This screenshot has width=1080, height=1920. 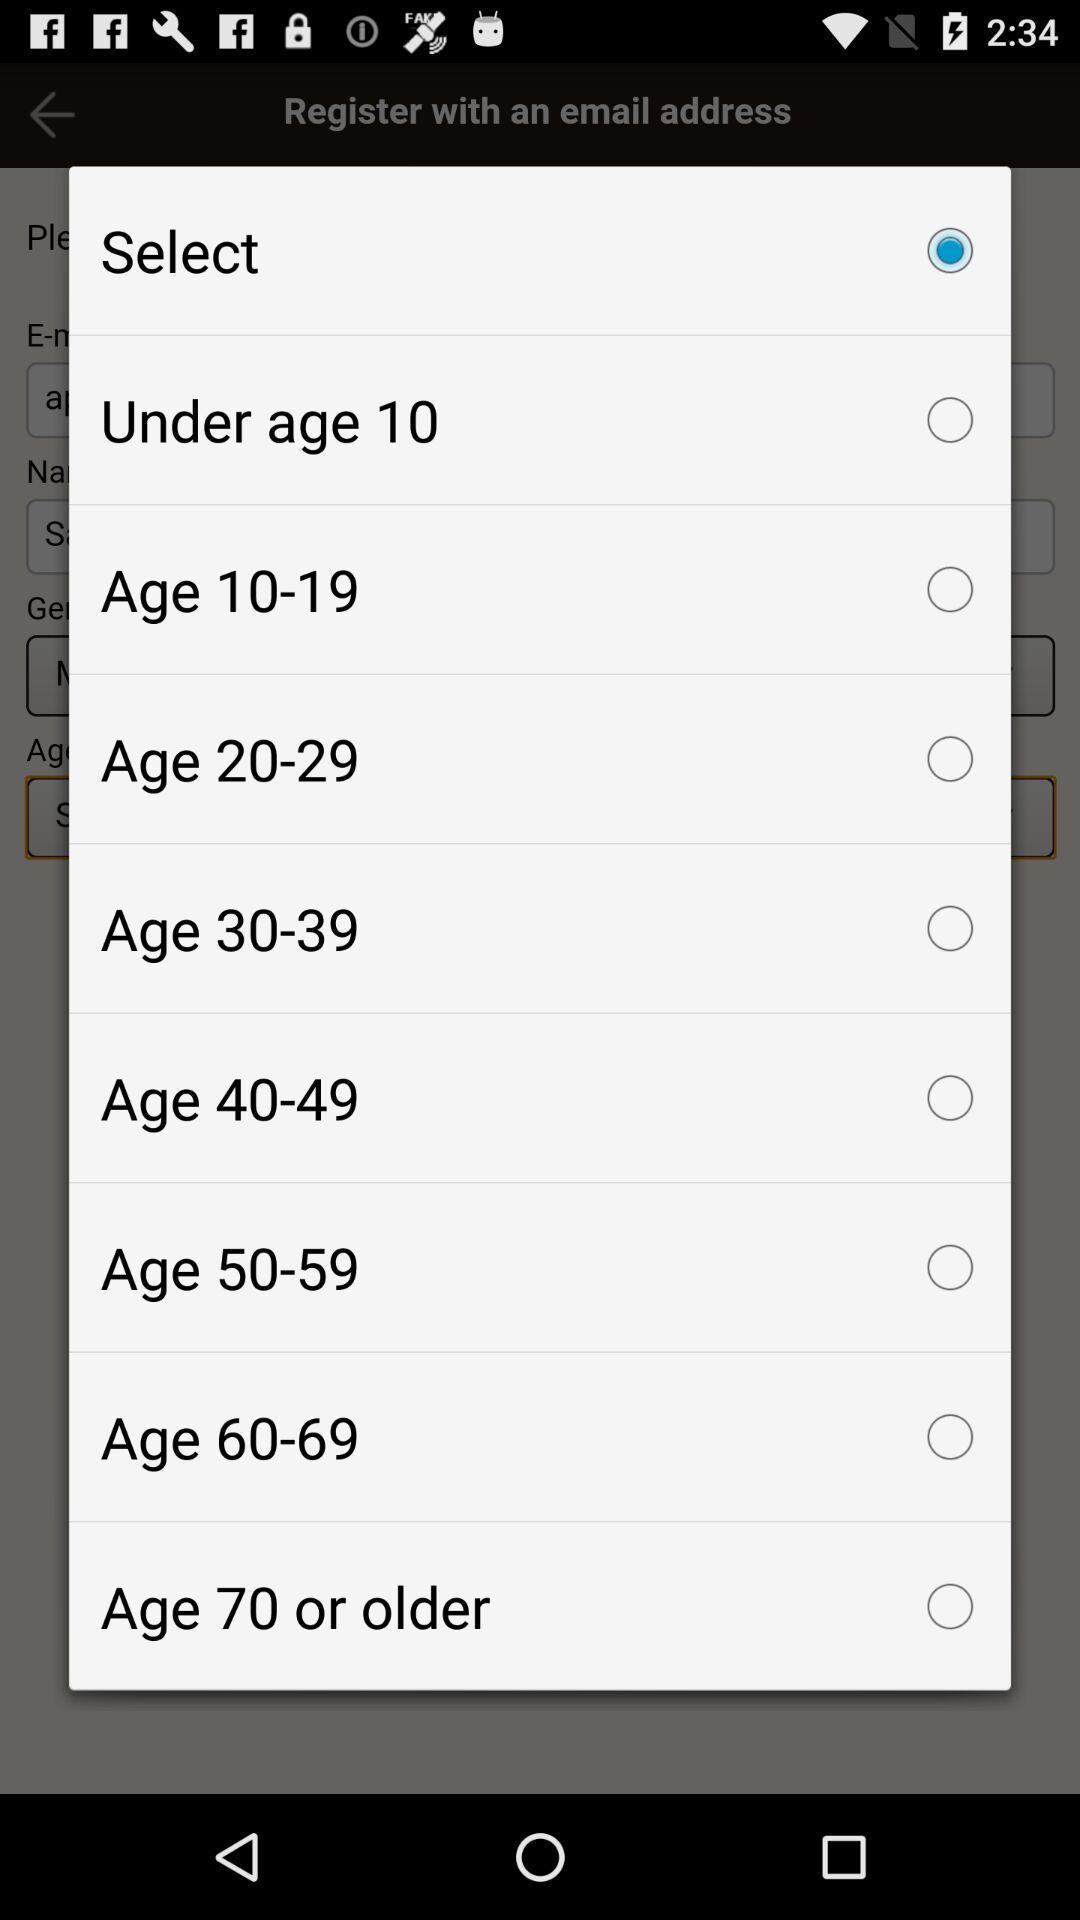 I want to click on age 40-49 item, so click(x=540, y=1097).